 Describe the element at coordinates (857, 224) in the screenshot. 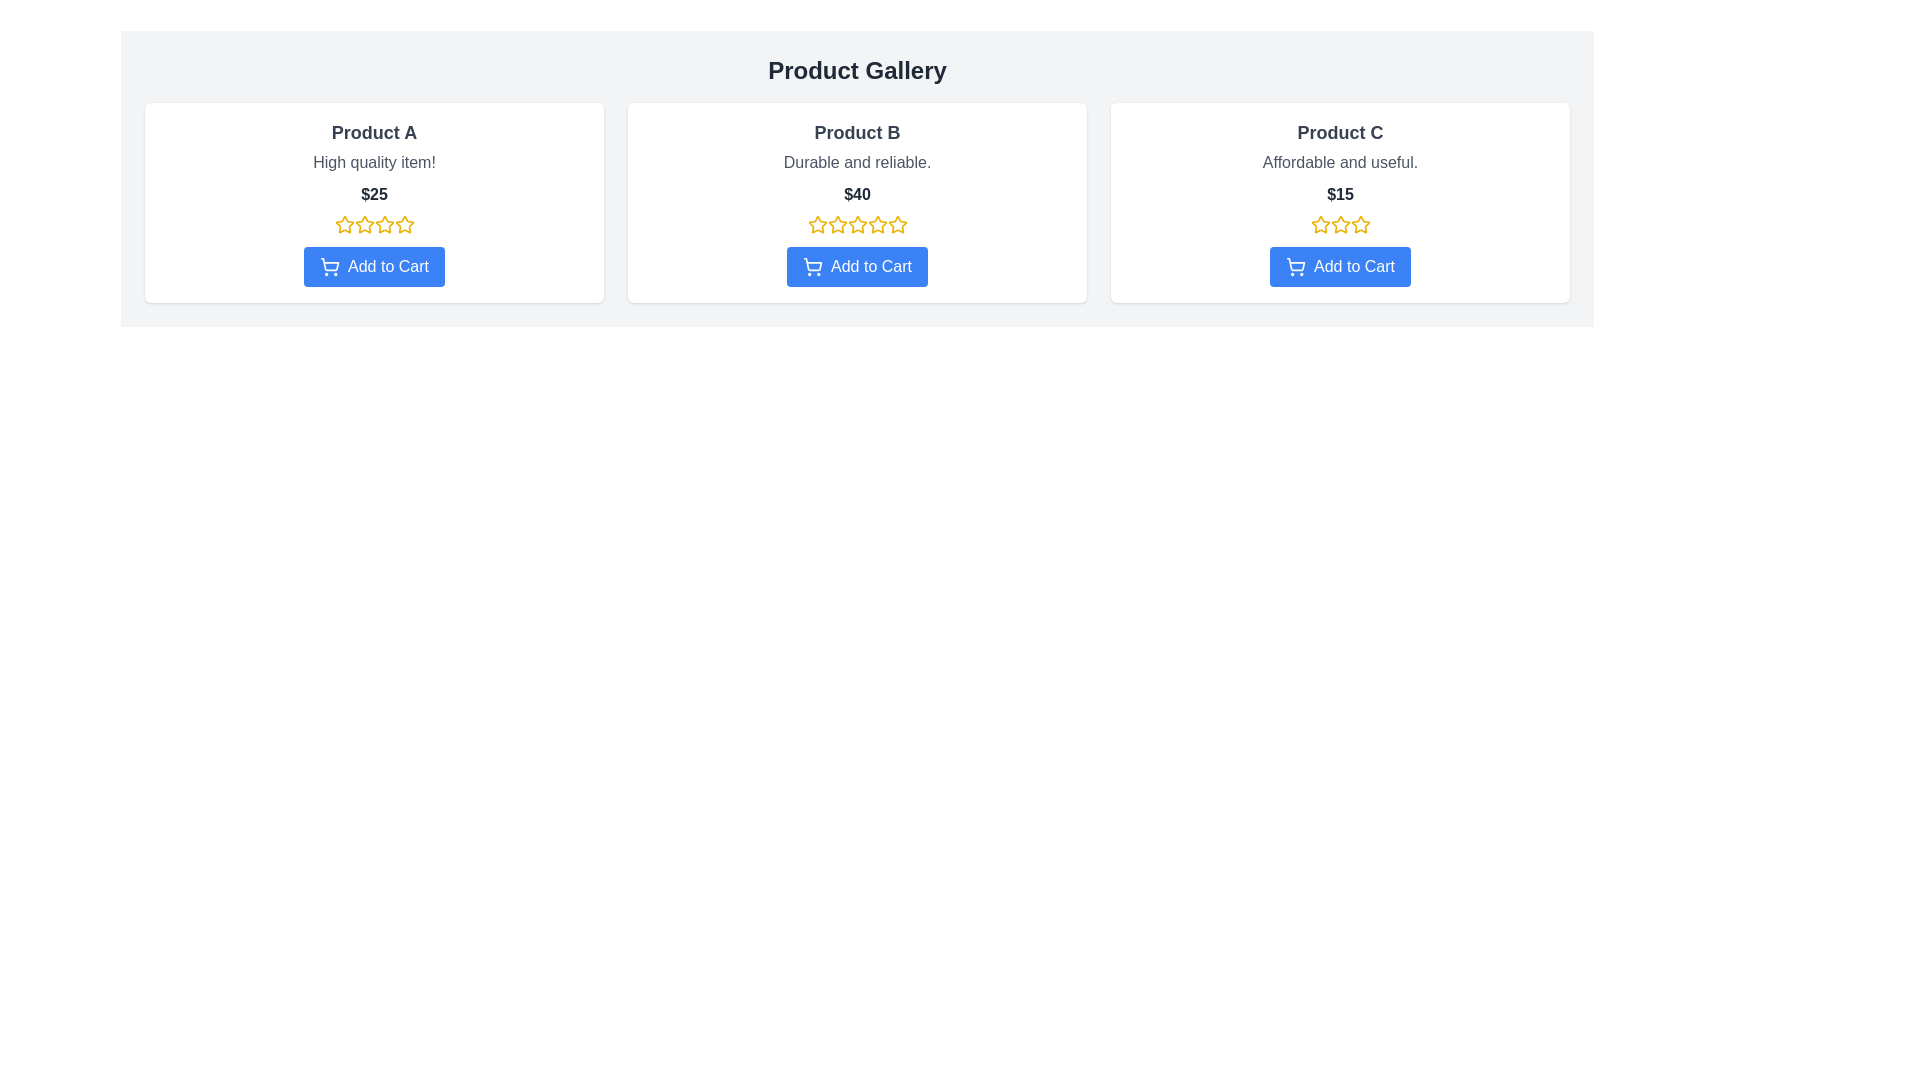

I see `the second star in the star rating icon` at that location.